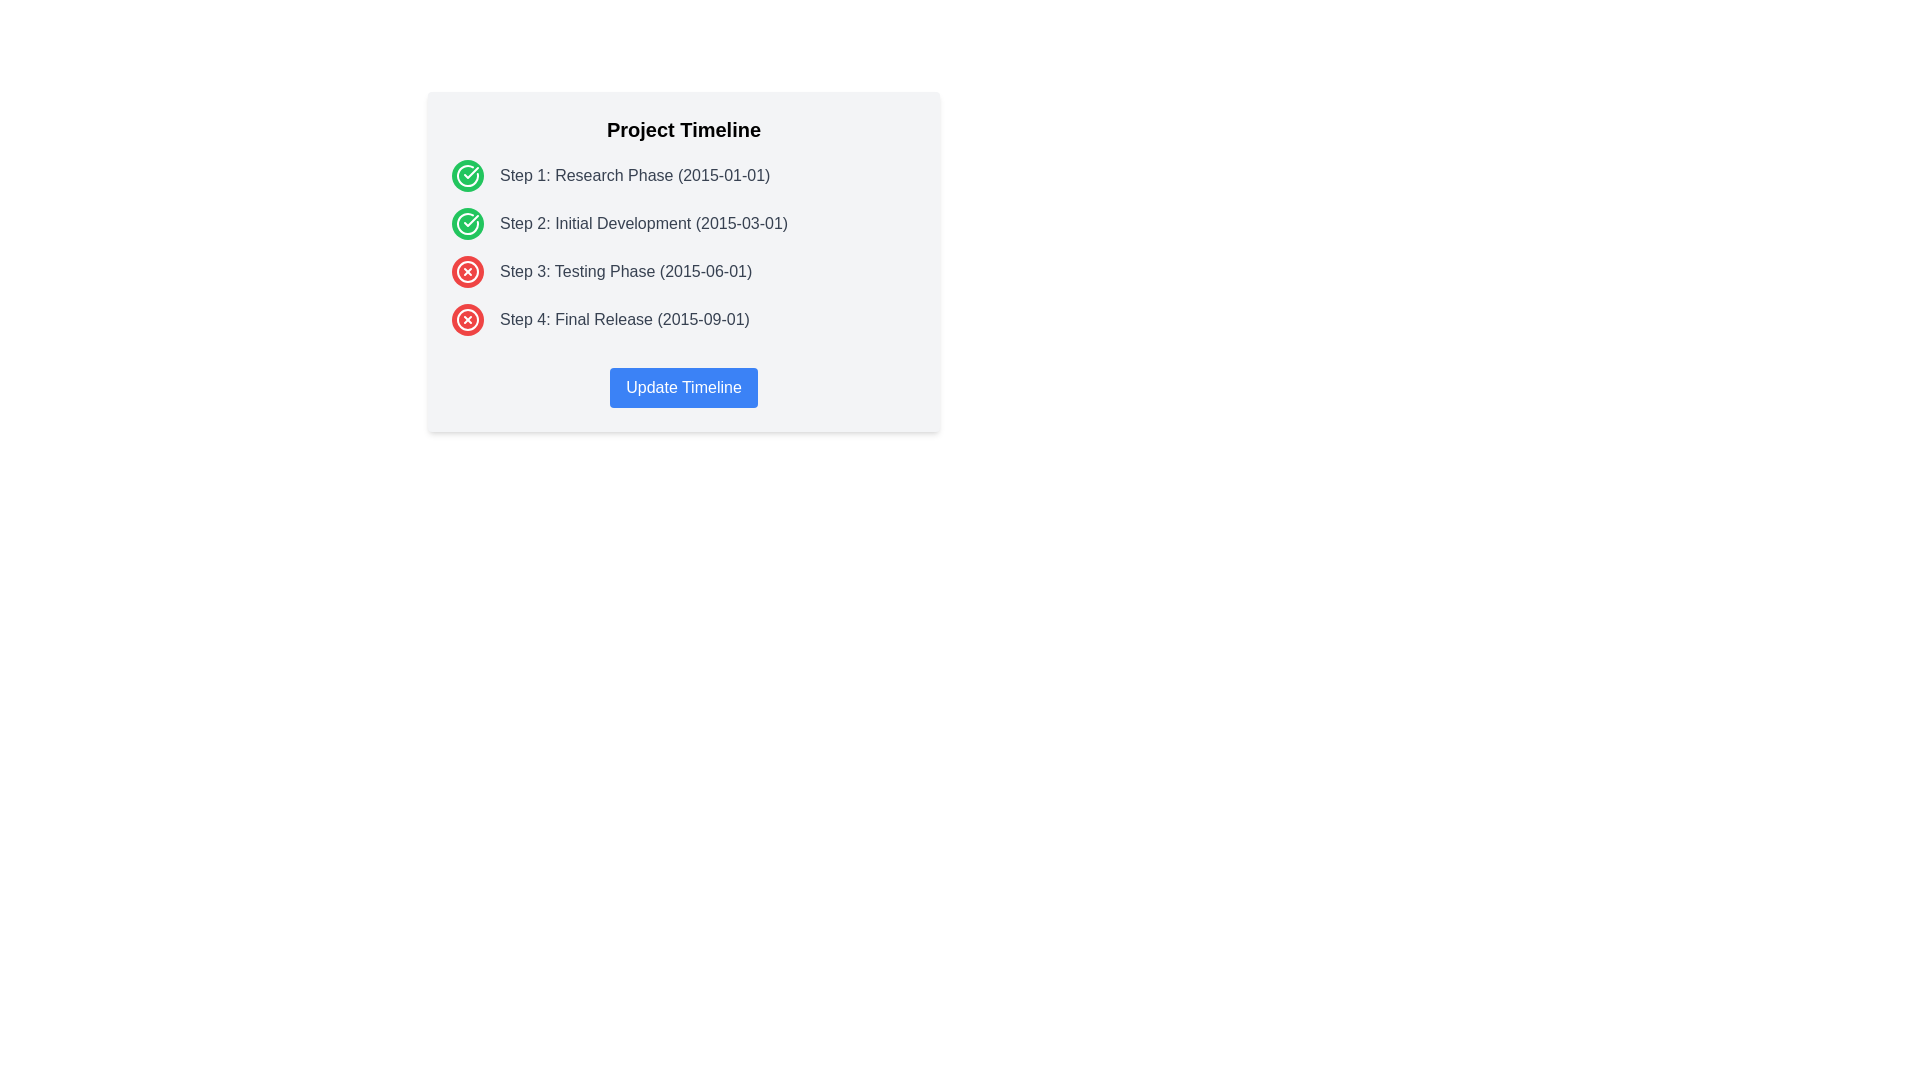 Image resolution: width=1920 pixels, height=1080 pixels. What do you see at coordinates (466, 175) in the screenshot?
I see `the SVG-based icon indicating the successful completion of 'Step 1: Research Phase', located next to the text 'Step 1: Research Phase (2015-01-01)'` at bounding box center [466, 175].